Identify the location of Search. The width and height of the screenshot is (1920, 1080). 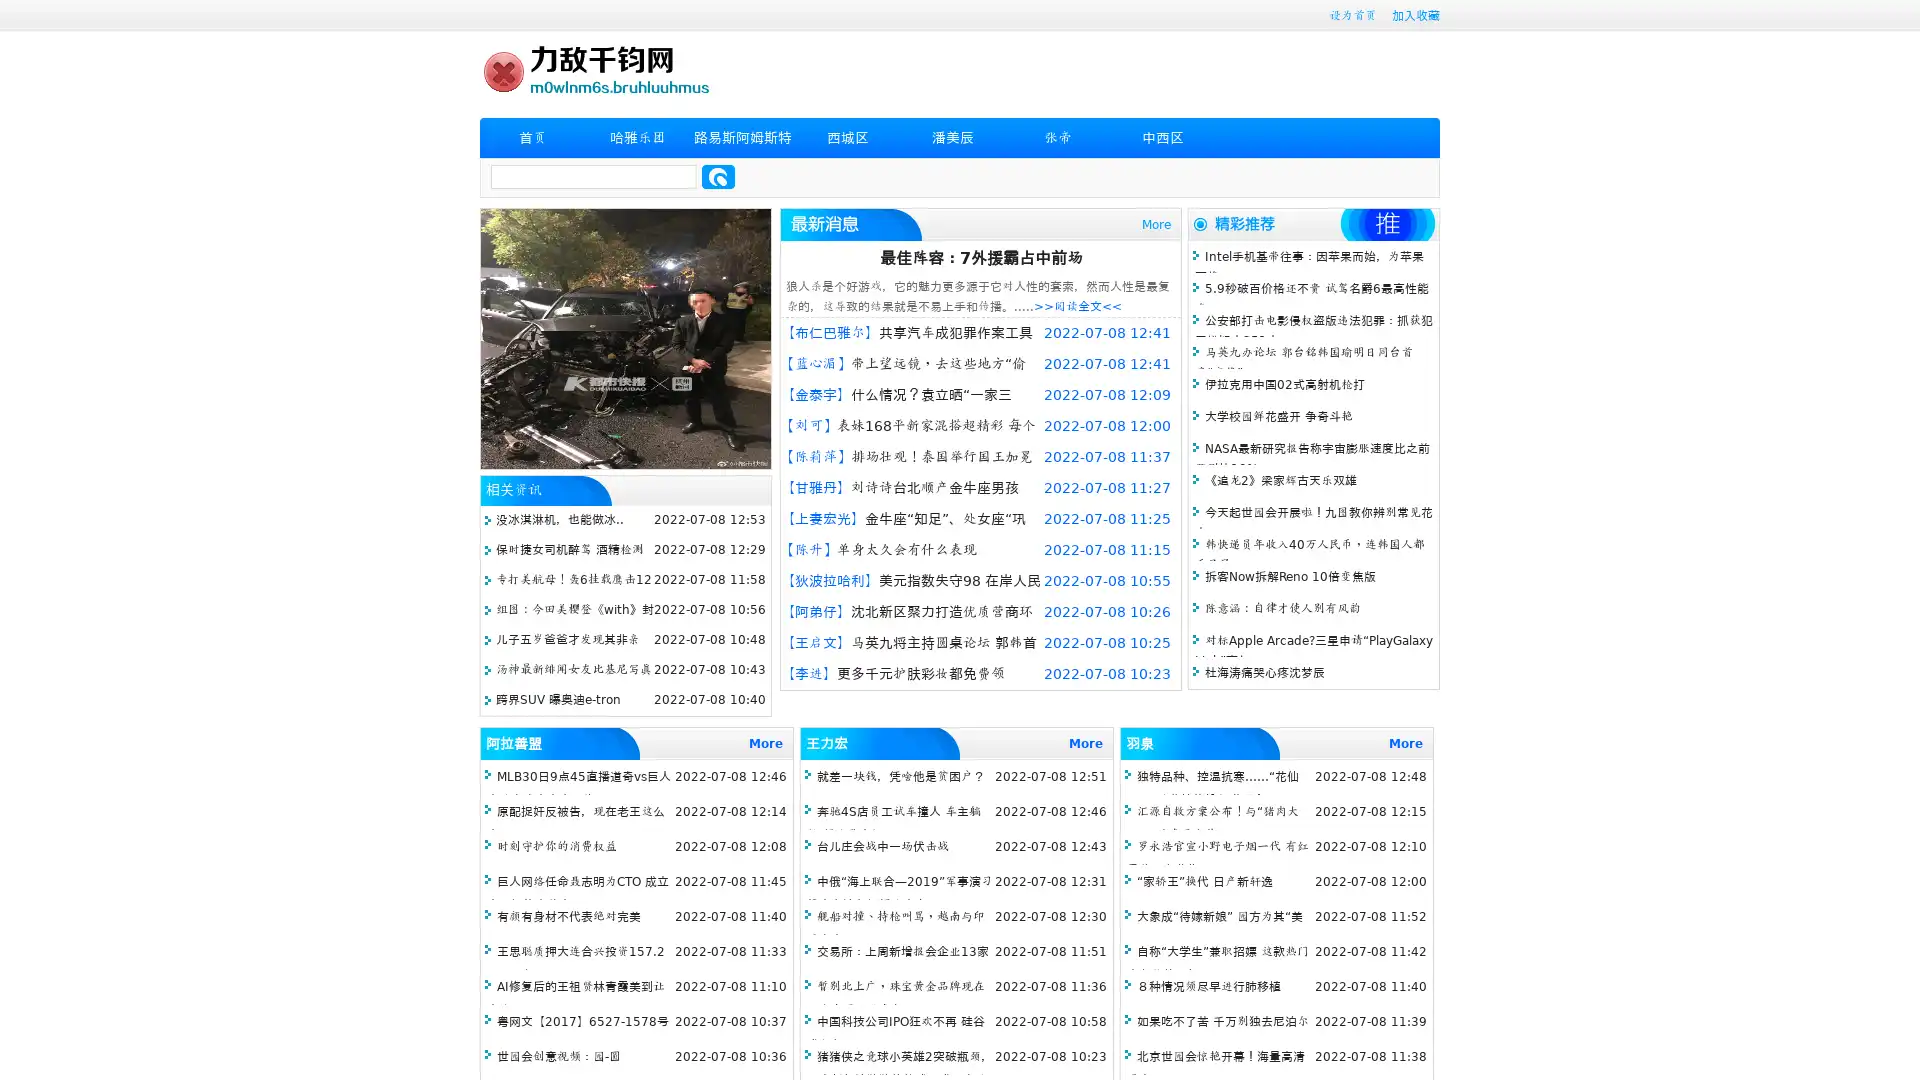
(718, 176).